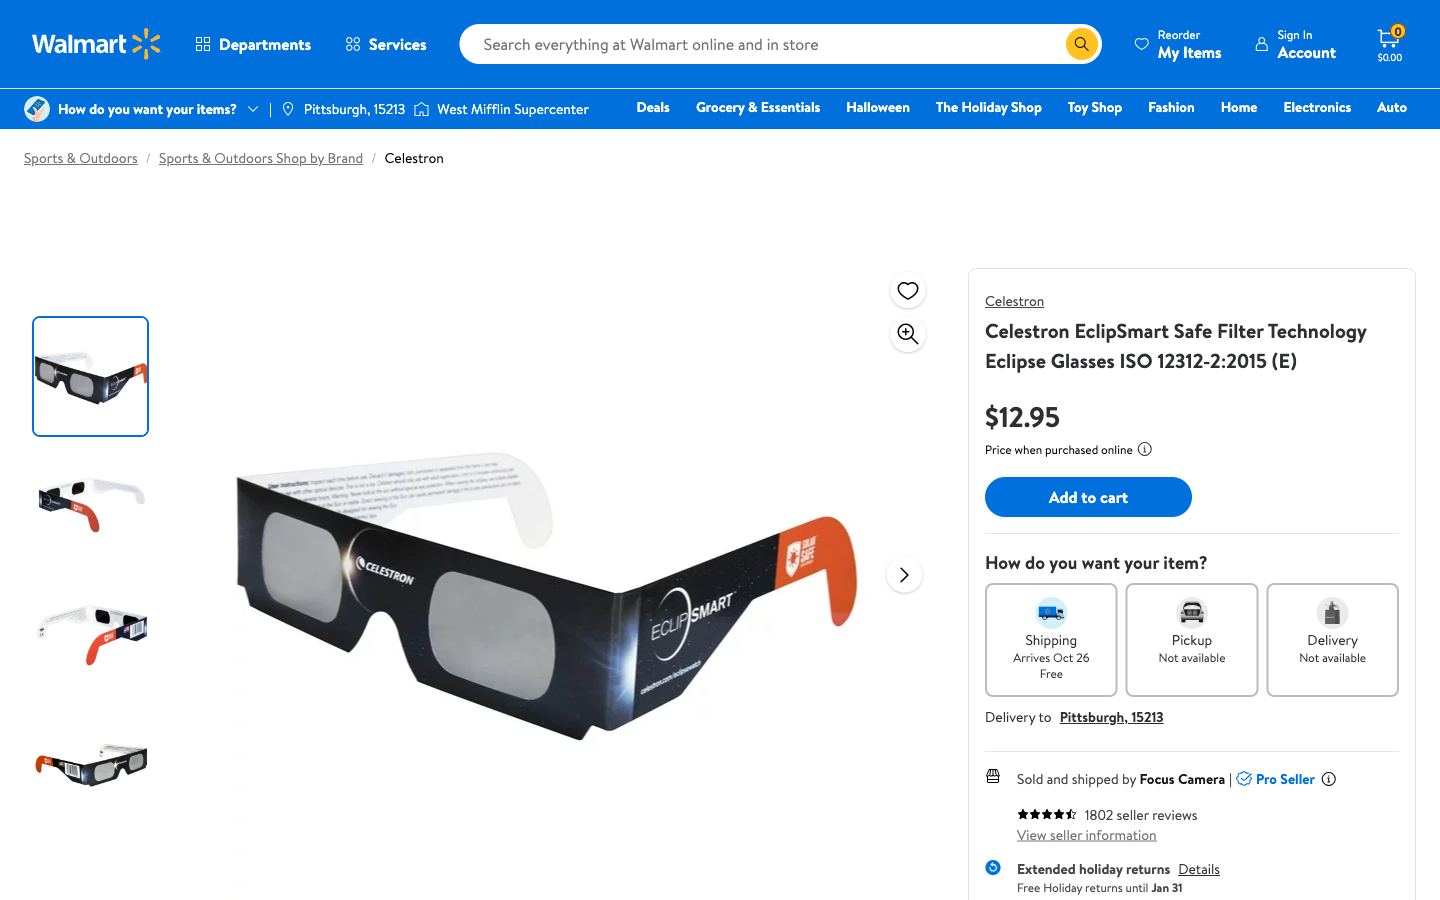  Describe the element at coordinates (904, 574) in the screenshot. I see `Cycle through the product pictures` at that location.